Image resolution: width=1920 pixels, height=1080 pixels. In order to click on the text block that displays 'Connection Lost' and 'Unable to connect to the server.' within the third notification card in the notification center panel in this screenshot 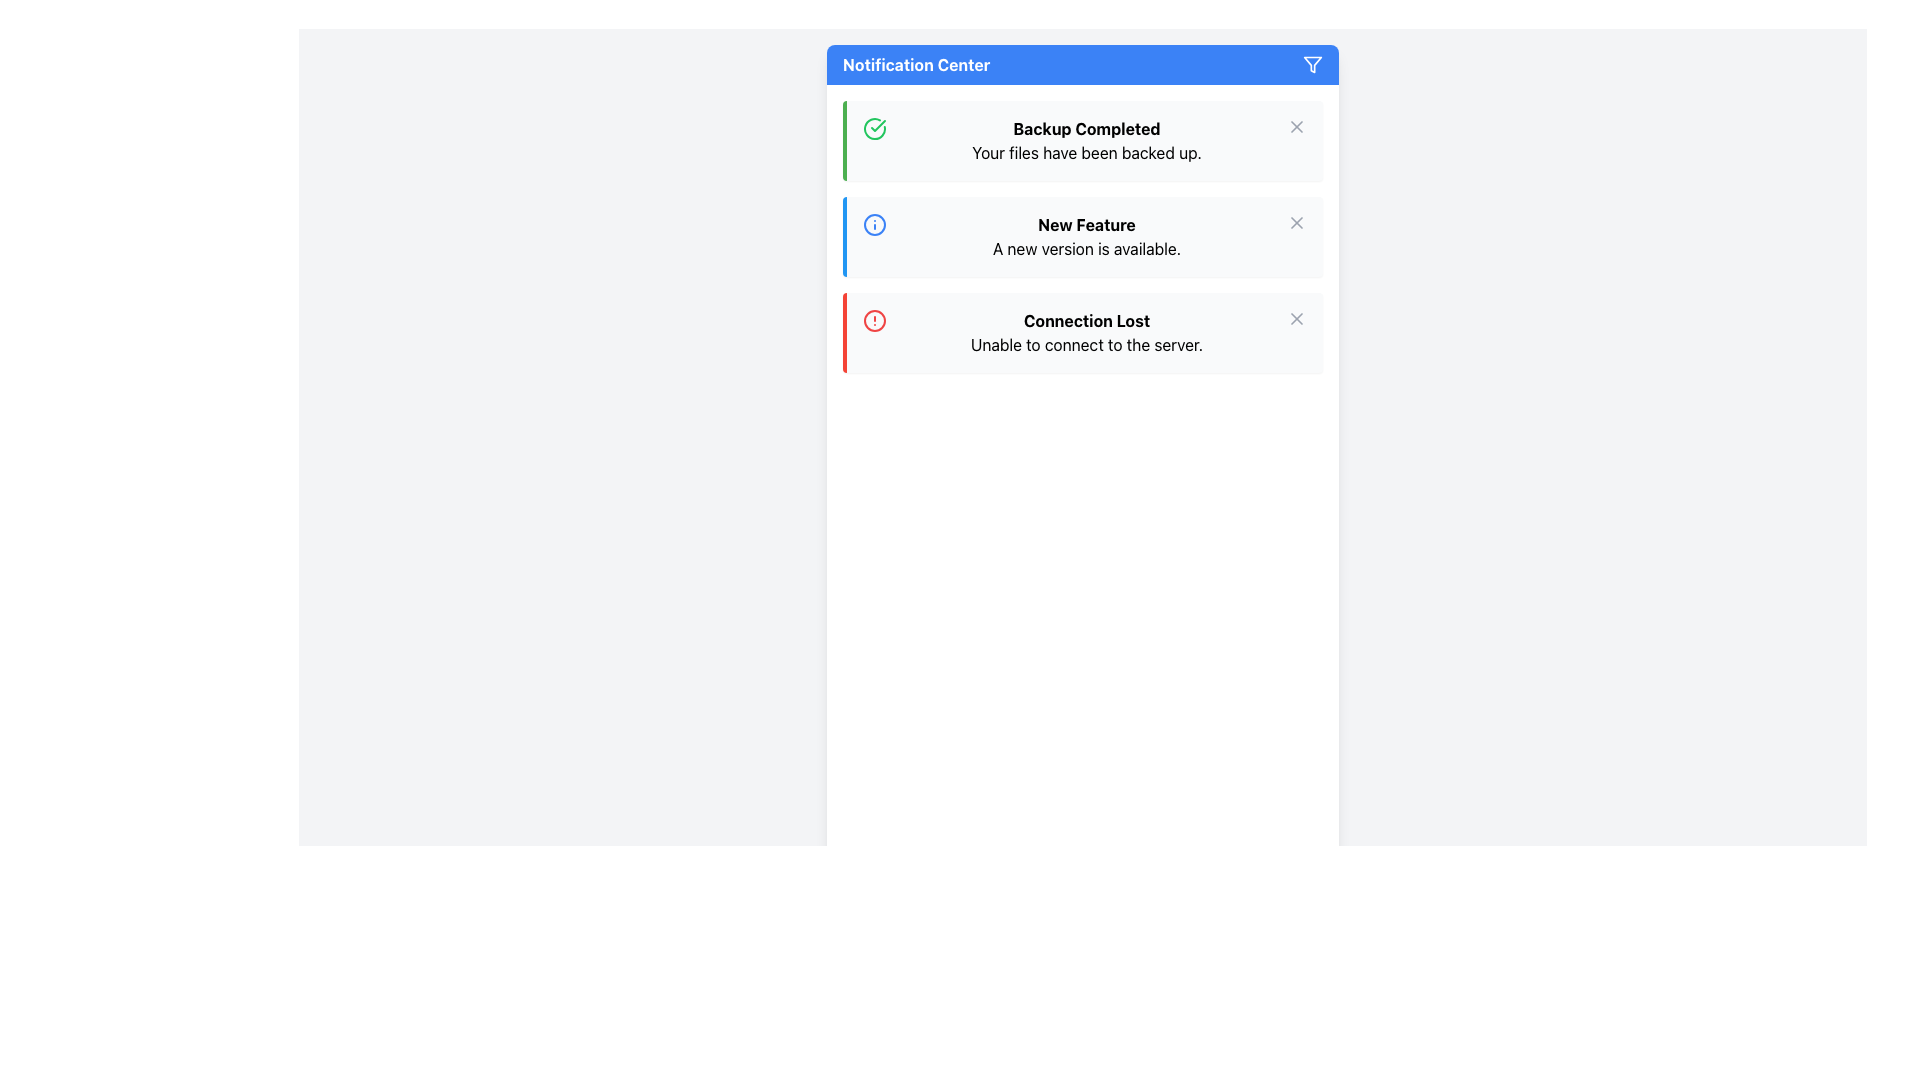, I will do `click(1085, 331)`.